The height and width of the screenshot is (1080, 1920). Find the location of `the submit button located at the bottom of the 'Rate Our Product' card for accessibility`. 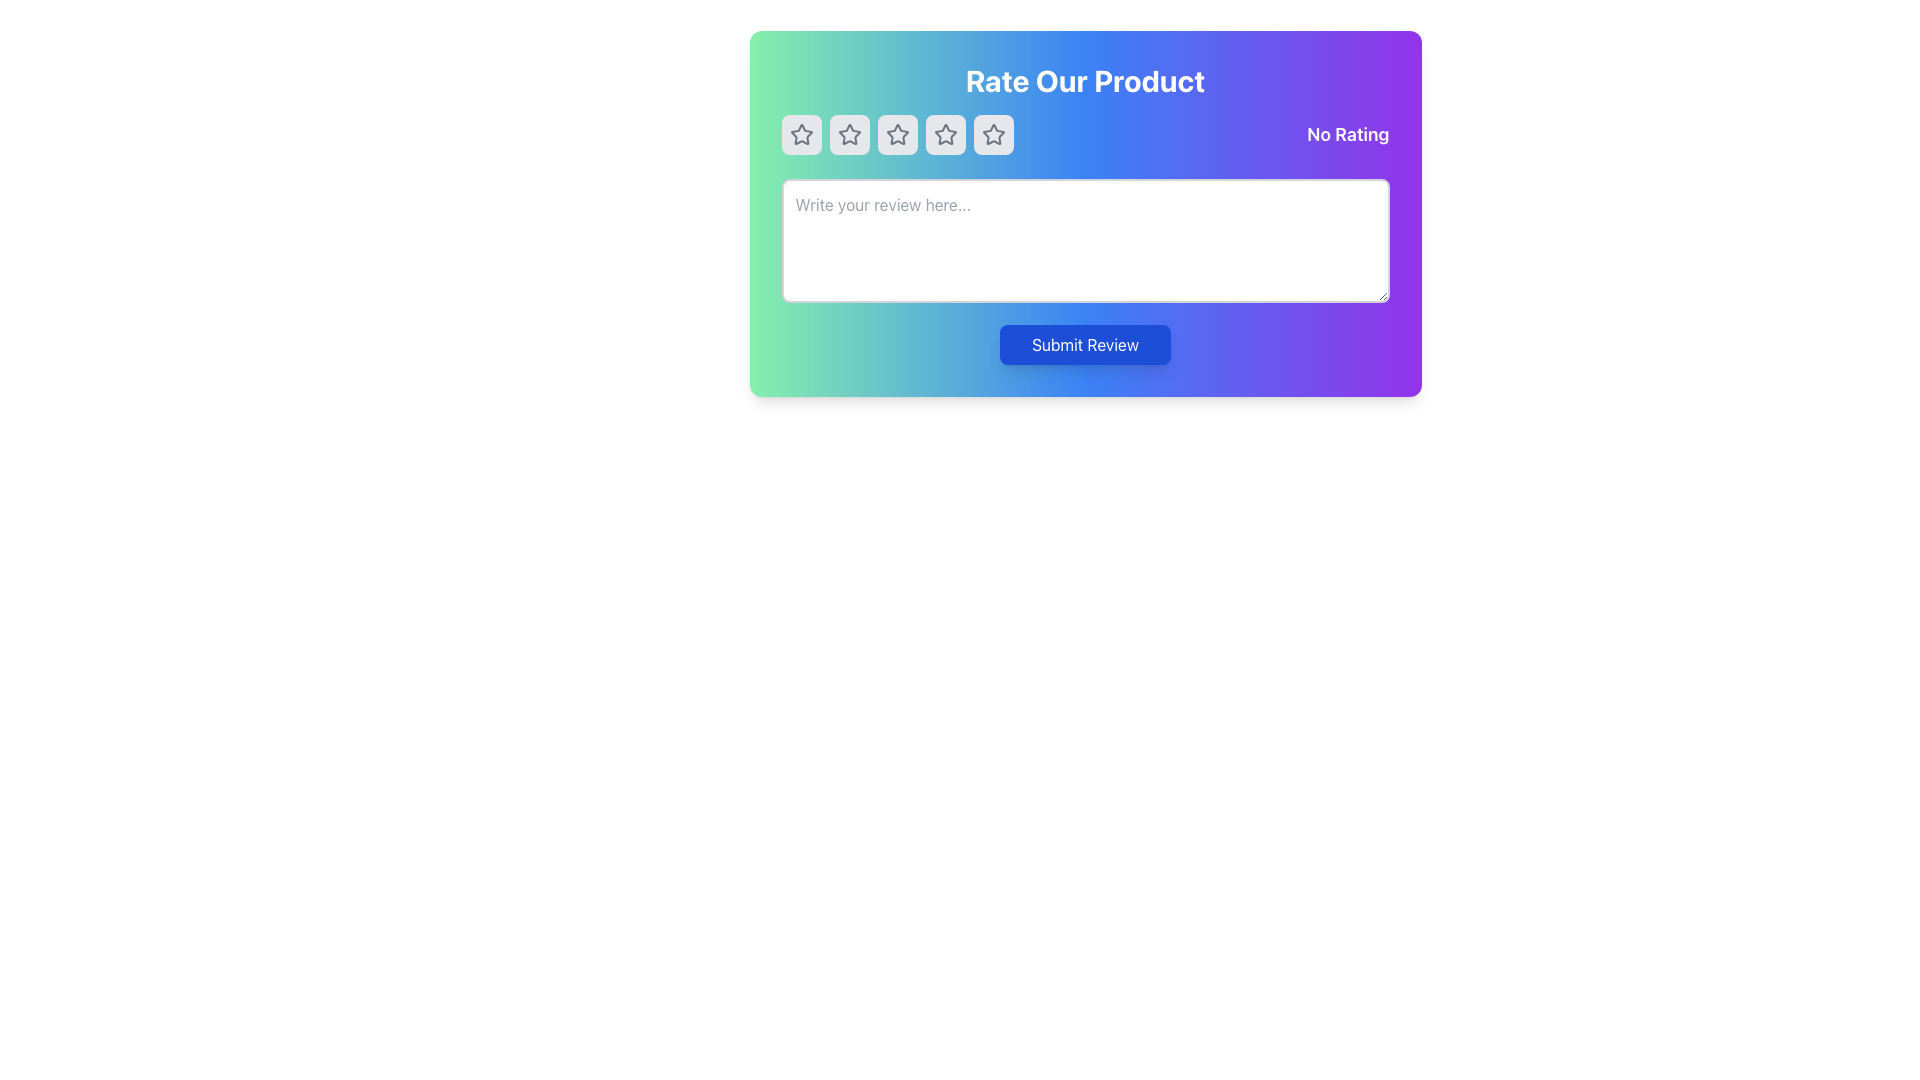

the submit button located at the bottom of the 'Rate Our Product' card for accessibility is located at coordinates (1084, 343).